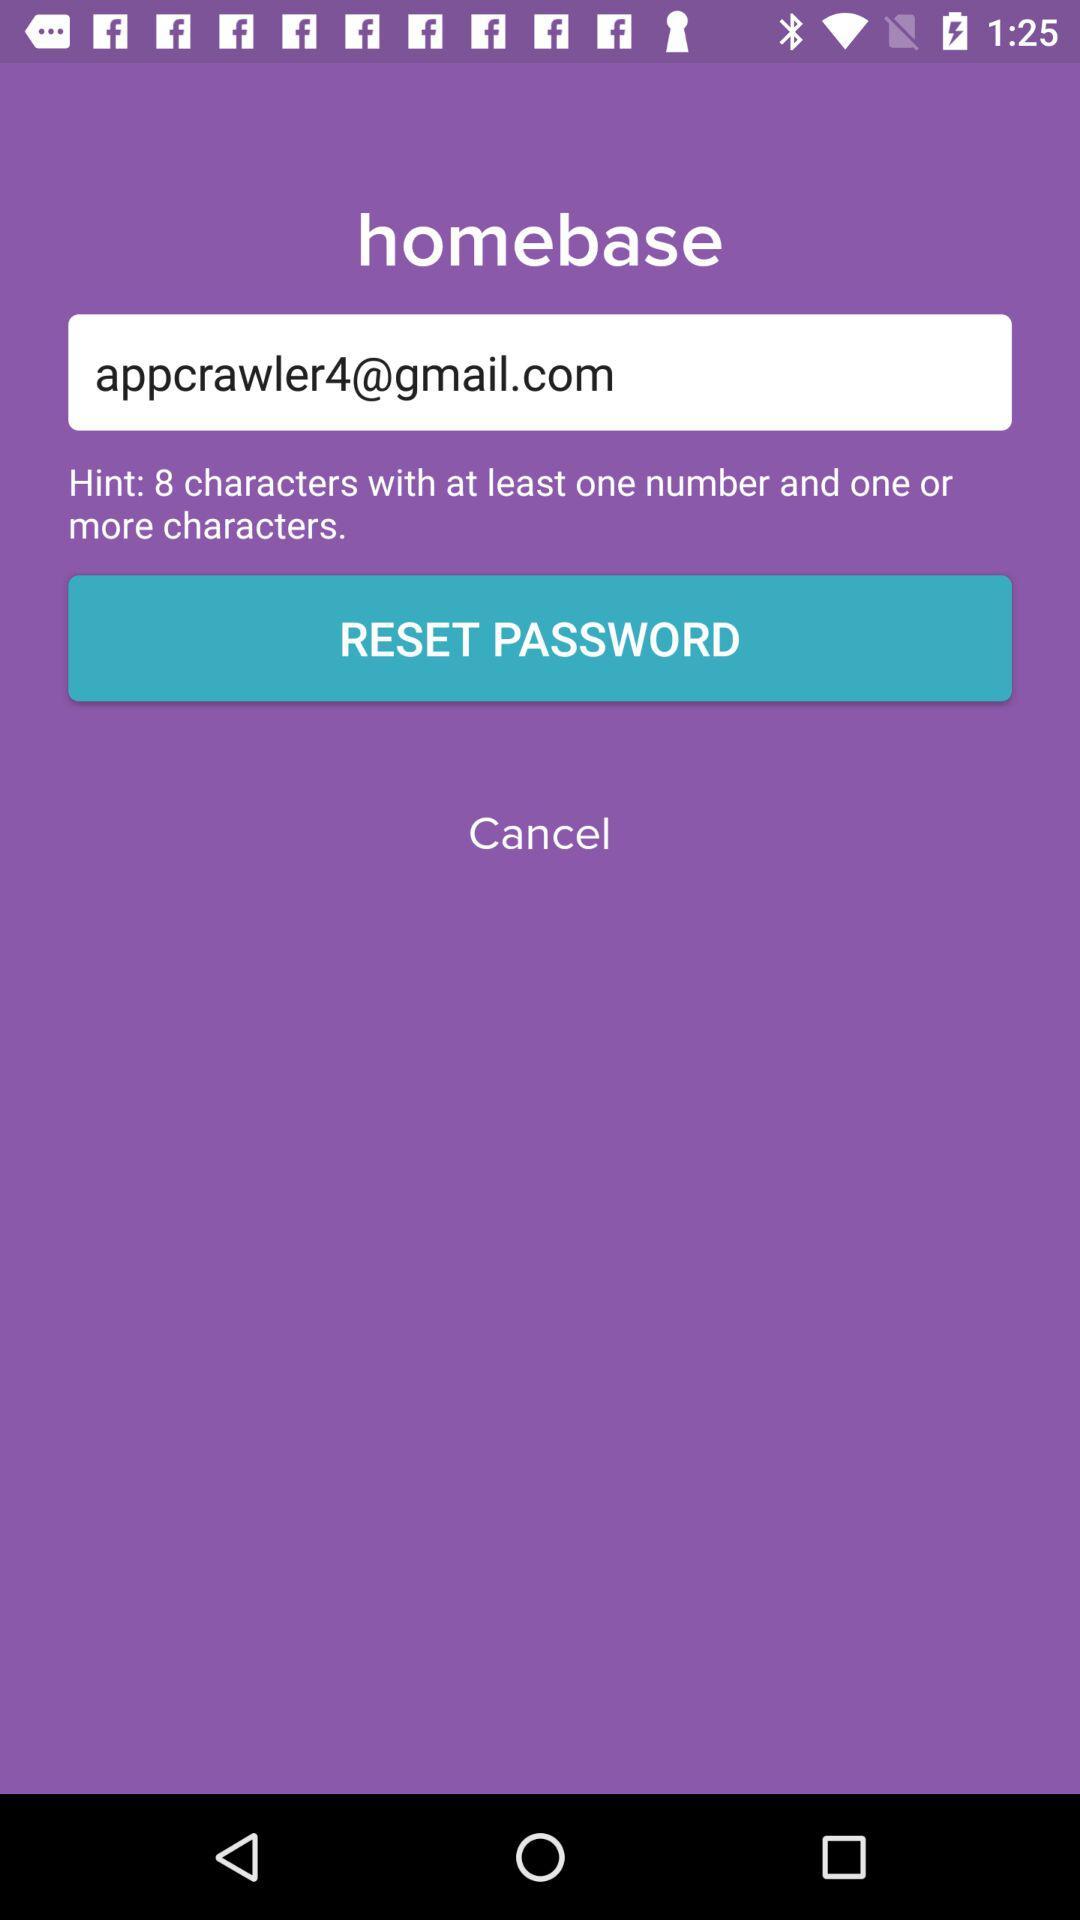 This screenshot has width=1080, height=1920. I want to click on the item above the hint 8 characters item, so click(540, 372).